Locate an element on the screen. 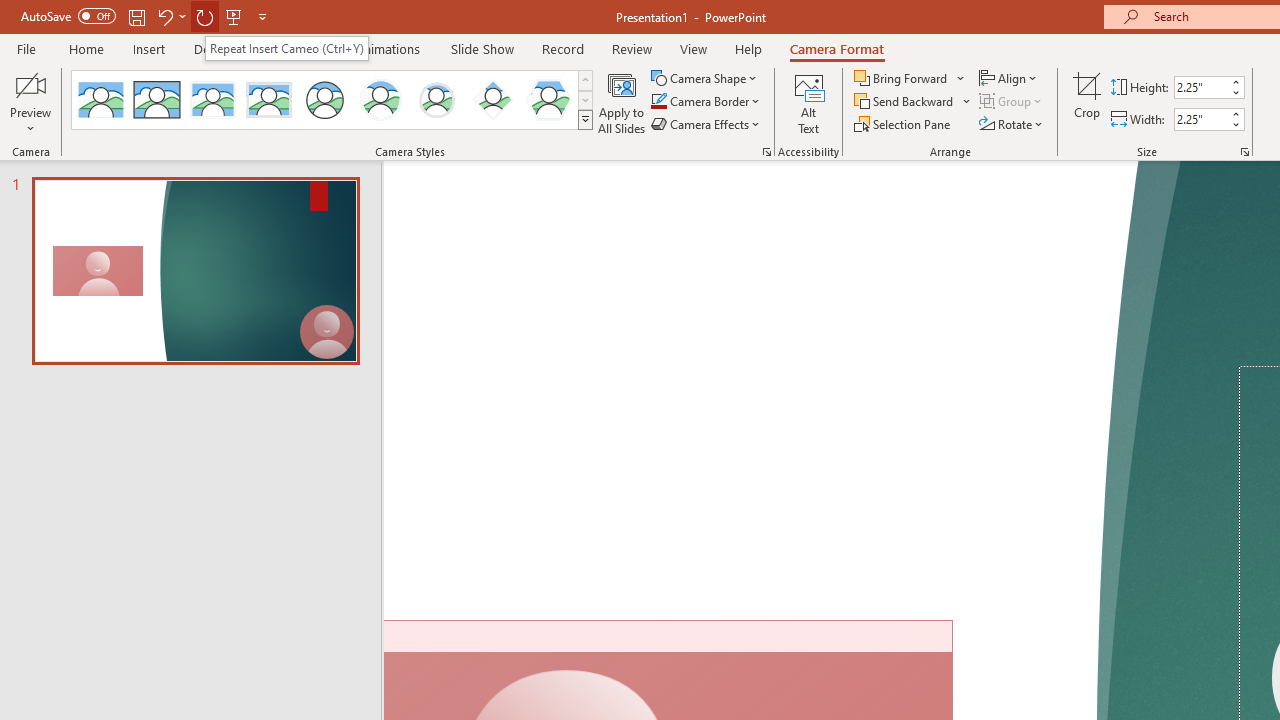 The width and height of the screenshot is (1280, 720). 'AutomationID: CameoStylesGallery' is located at coordinates (333, 100).